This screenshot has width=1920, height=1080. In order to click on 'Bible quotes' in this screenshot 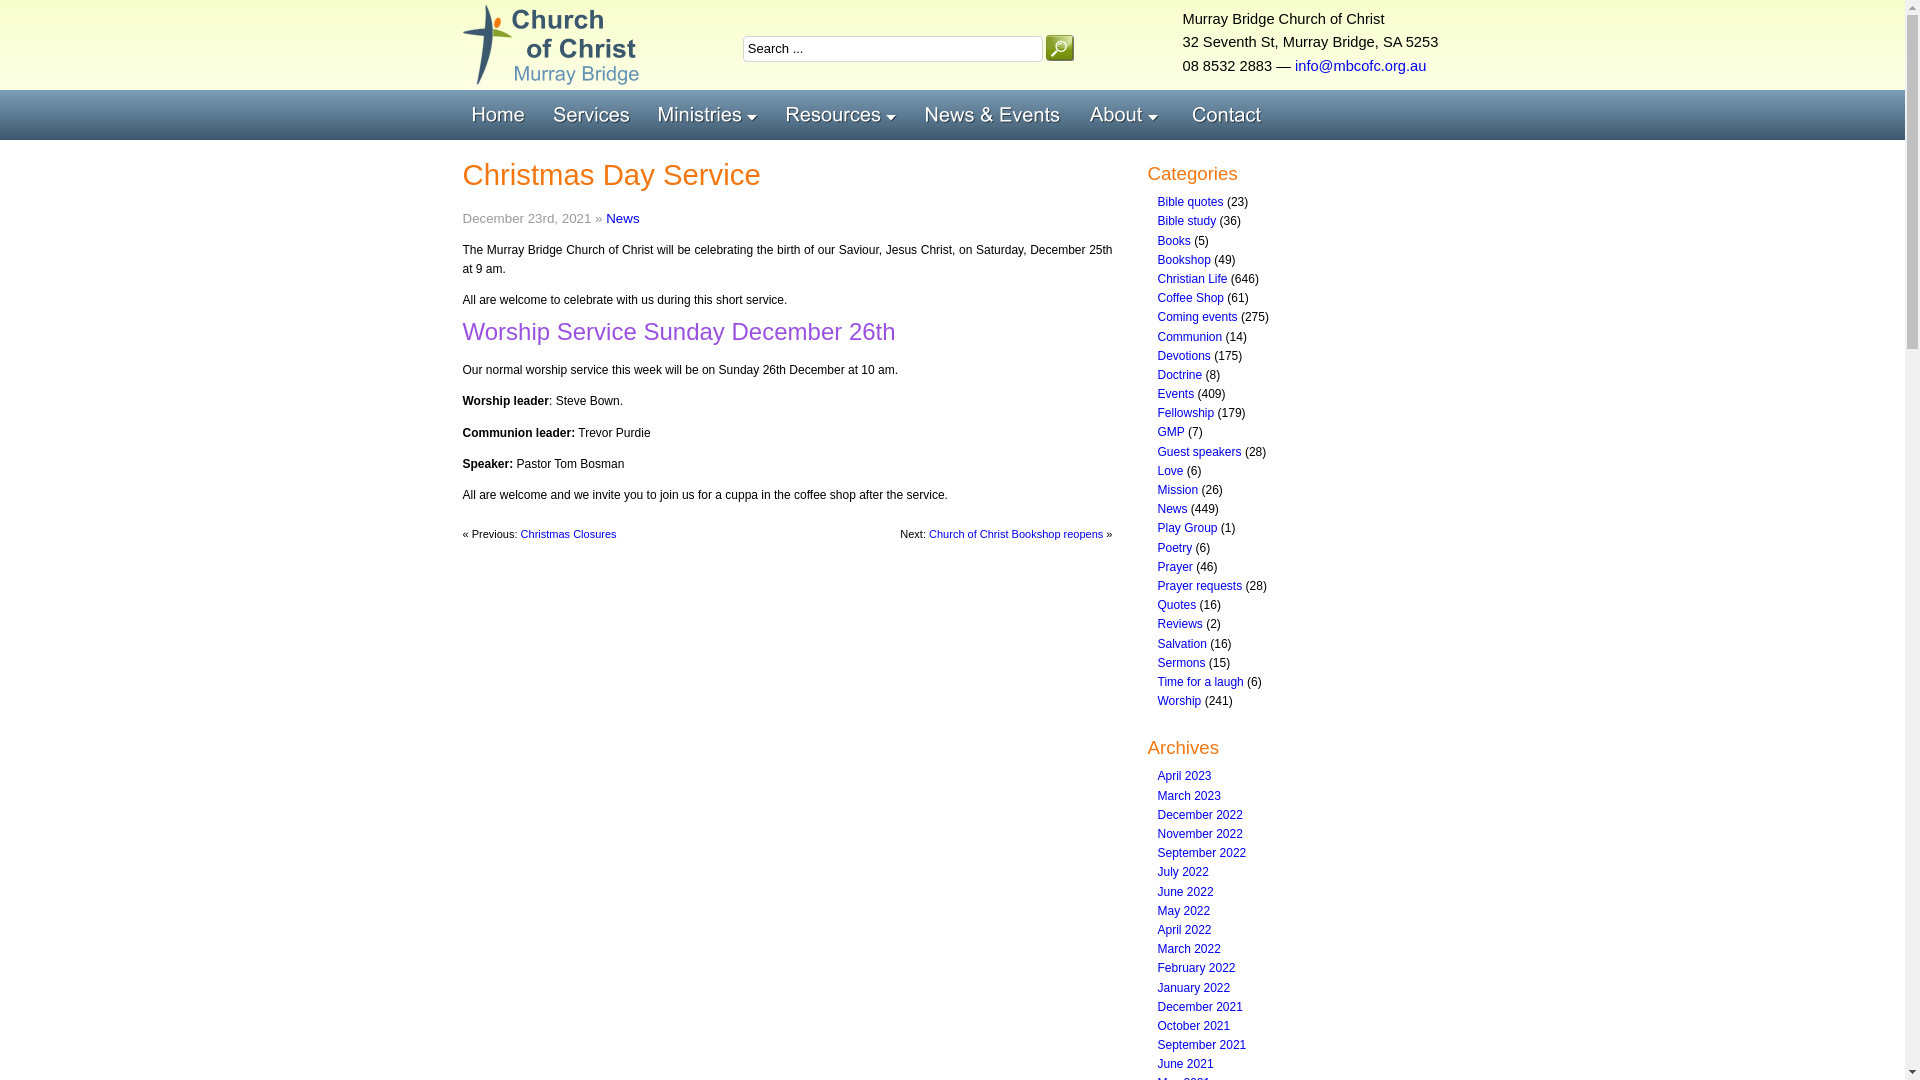, I will do `click(1190, 201)`.